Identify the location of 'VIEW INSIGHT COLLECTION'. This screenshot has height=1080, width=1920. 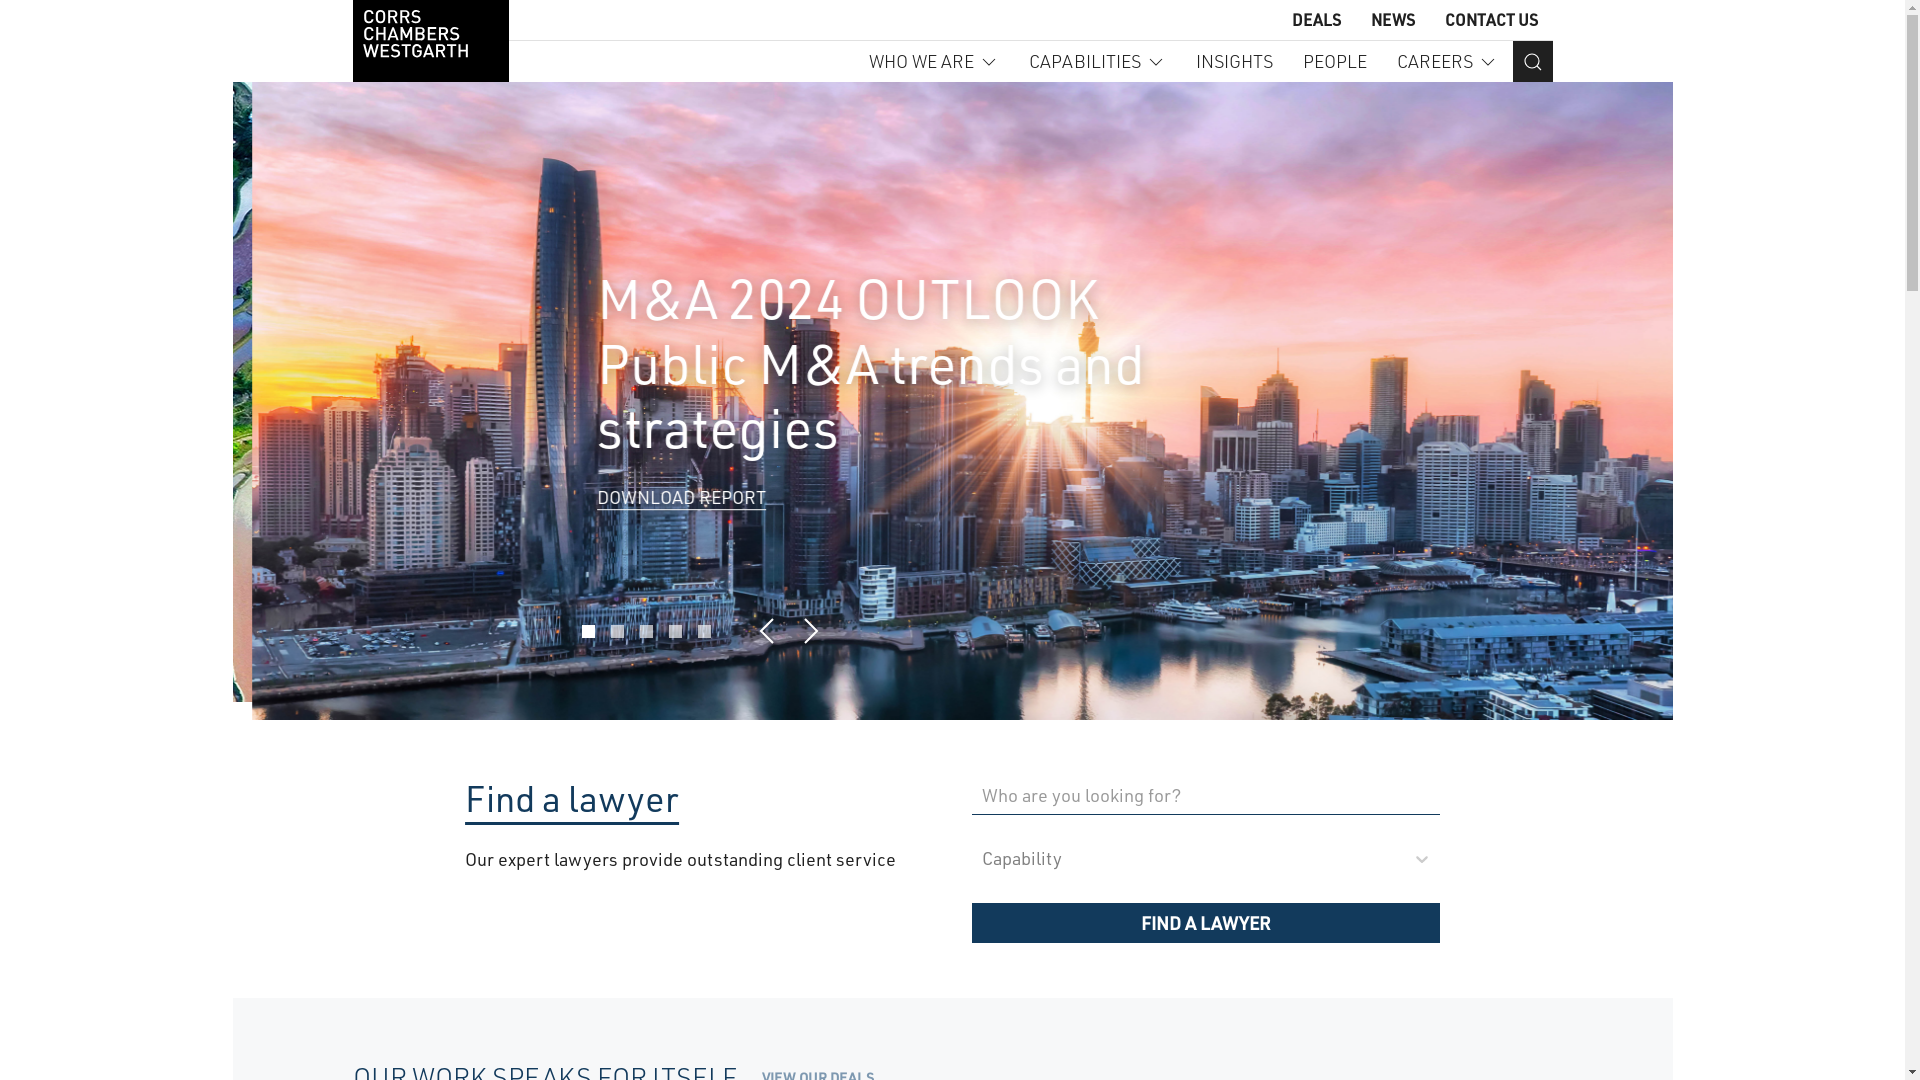
(689, 519).